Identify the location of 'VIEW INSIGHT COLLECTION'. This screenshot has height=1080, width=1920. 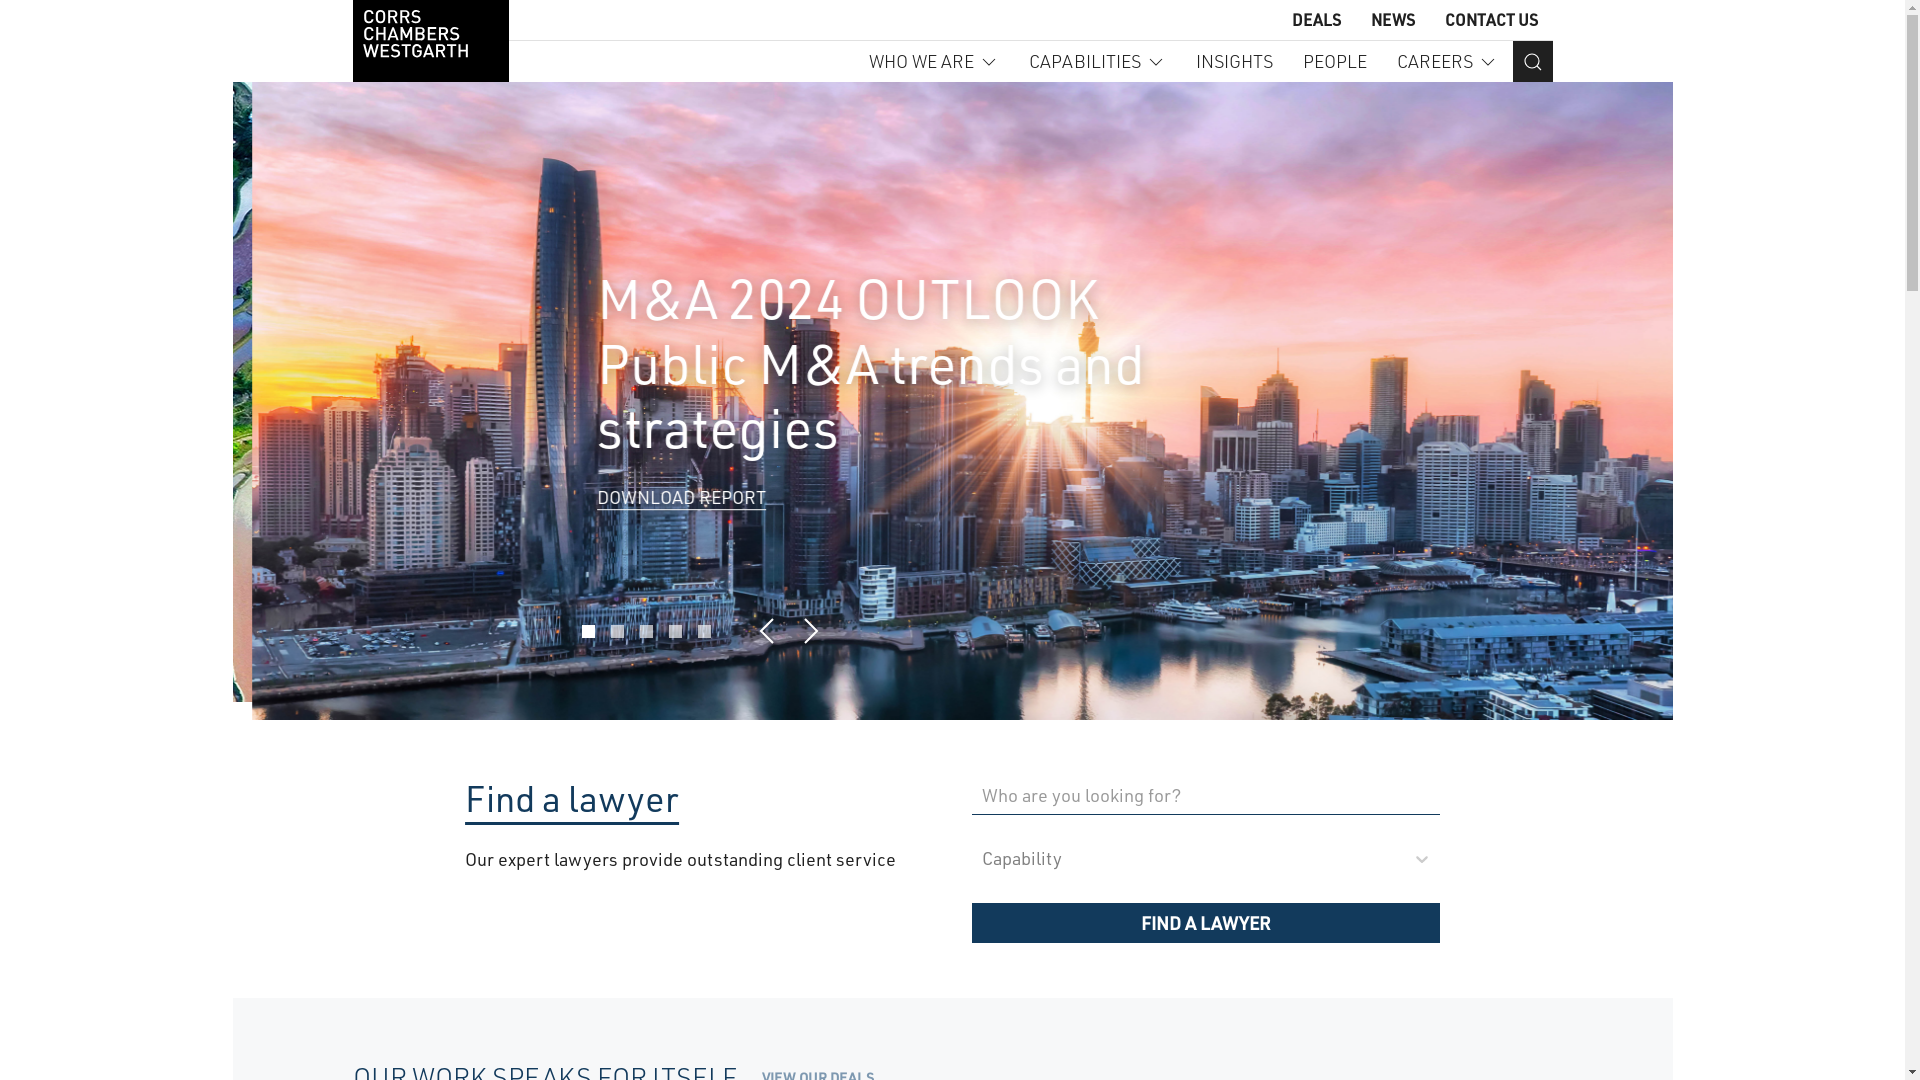
(689, 519).